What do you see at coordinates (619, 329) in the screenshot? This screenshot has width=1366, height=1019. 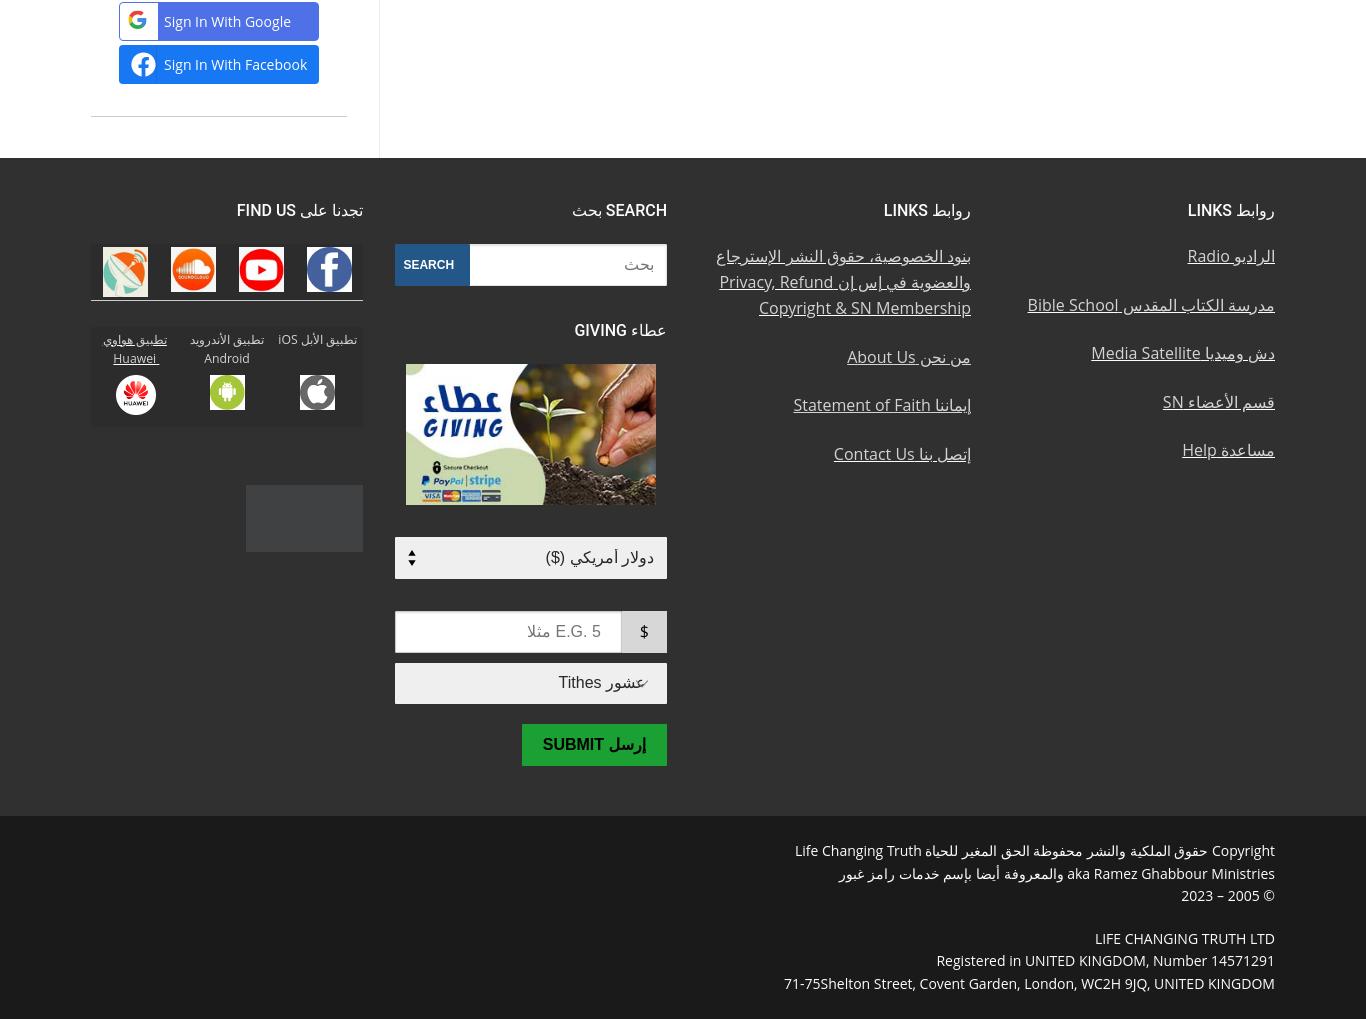 I see `'عطاء Giving'` at bounding box center [619, 329].